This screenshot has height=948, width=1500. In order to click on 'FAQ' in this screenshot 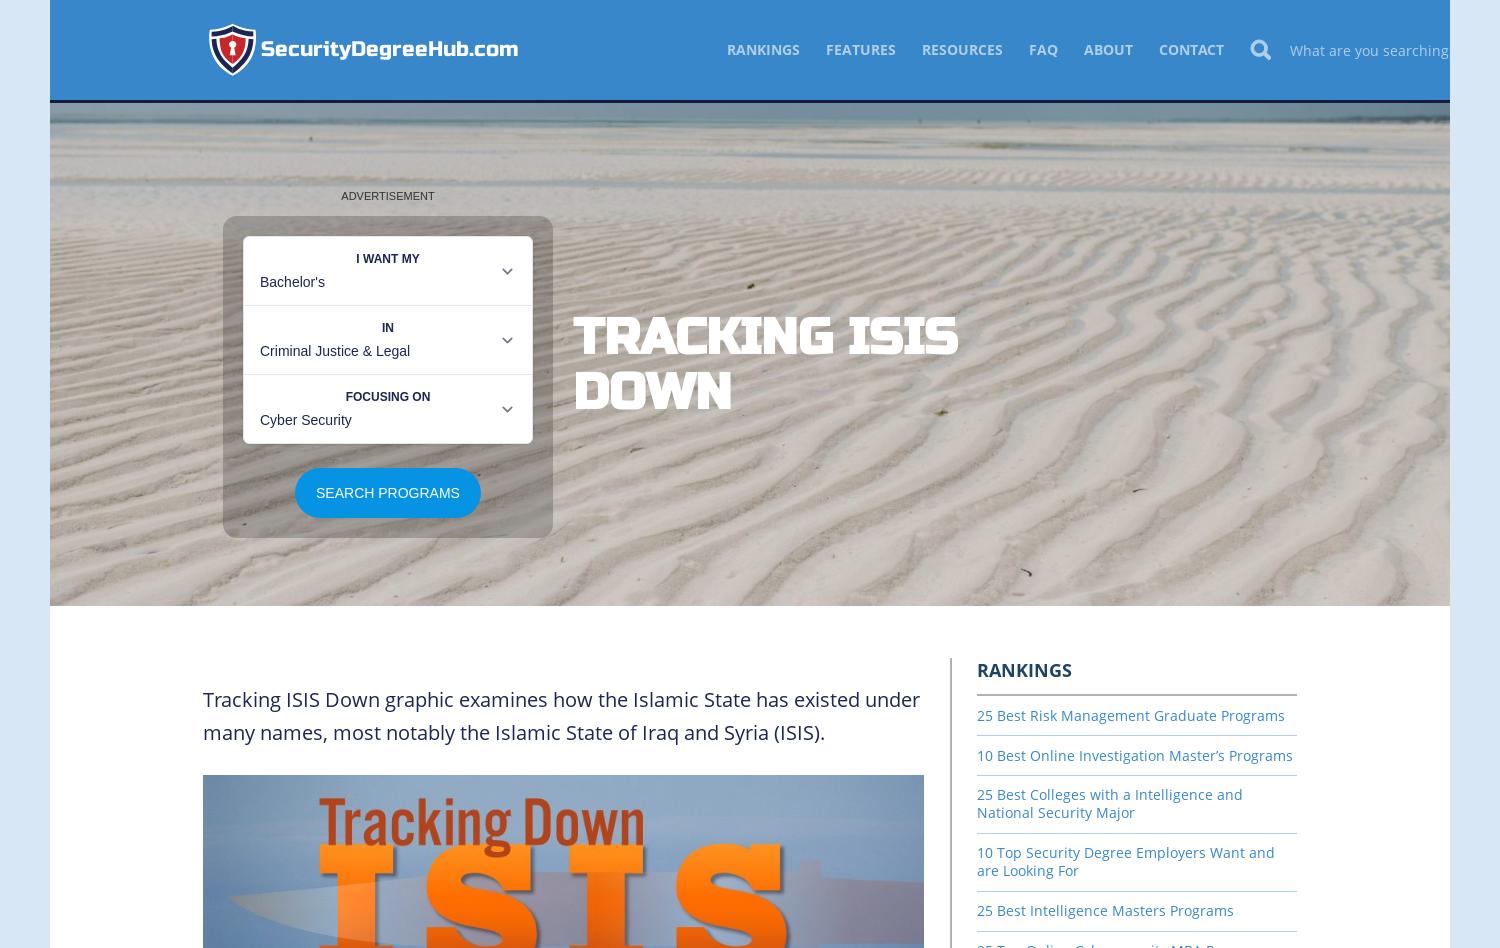, I will do `click(1043, 49)`.